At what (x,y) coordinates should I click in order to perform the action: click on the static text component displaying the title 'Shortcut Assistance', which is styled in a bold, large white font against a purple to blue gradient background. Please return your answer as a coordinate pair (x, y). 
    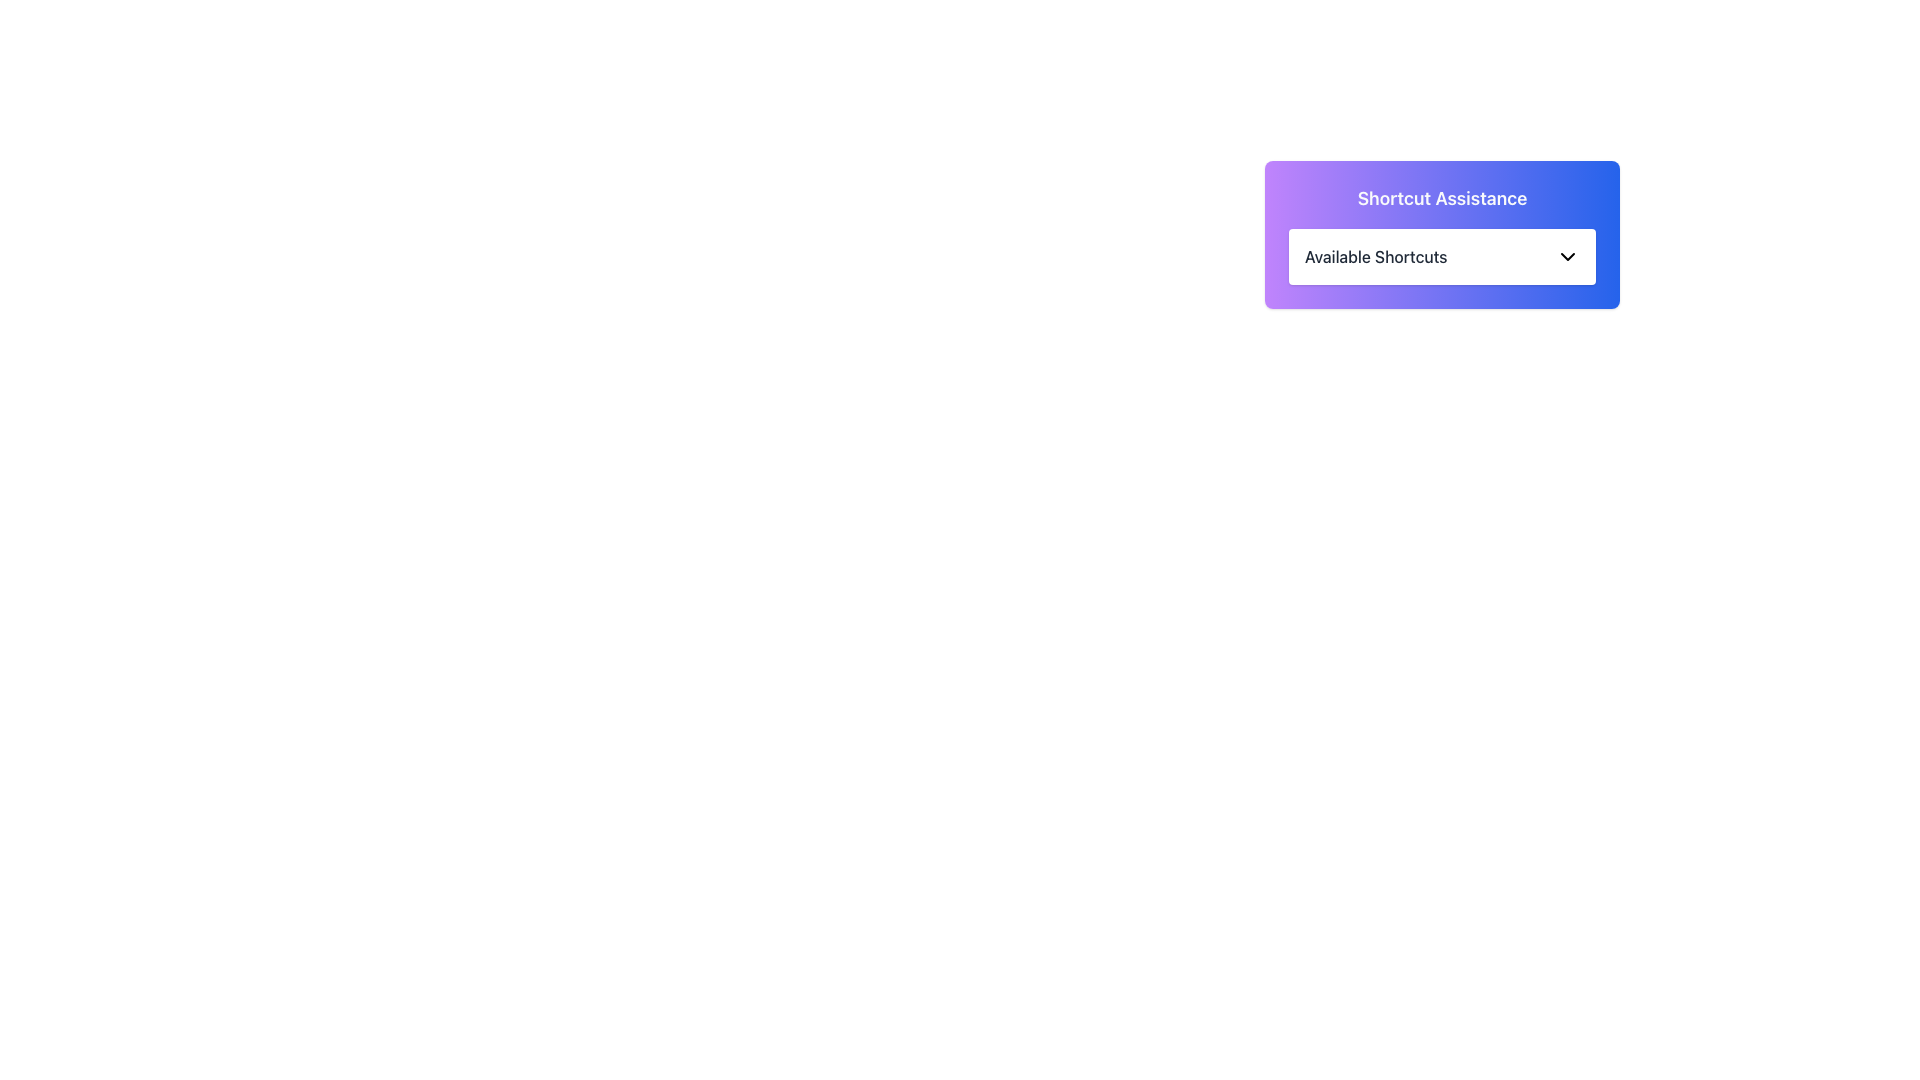
    Looking at the image, I should click on (1442, 199).